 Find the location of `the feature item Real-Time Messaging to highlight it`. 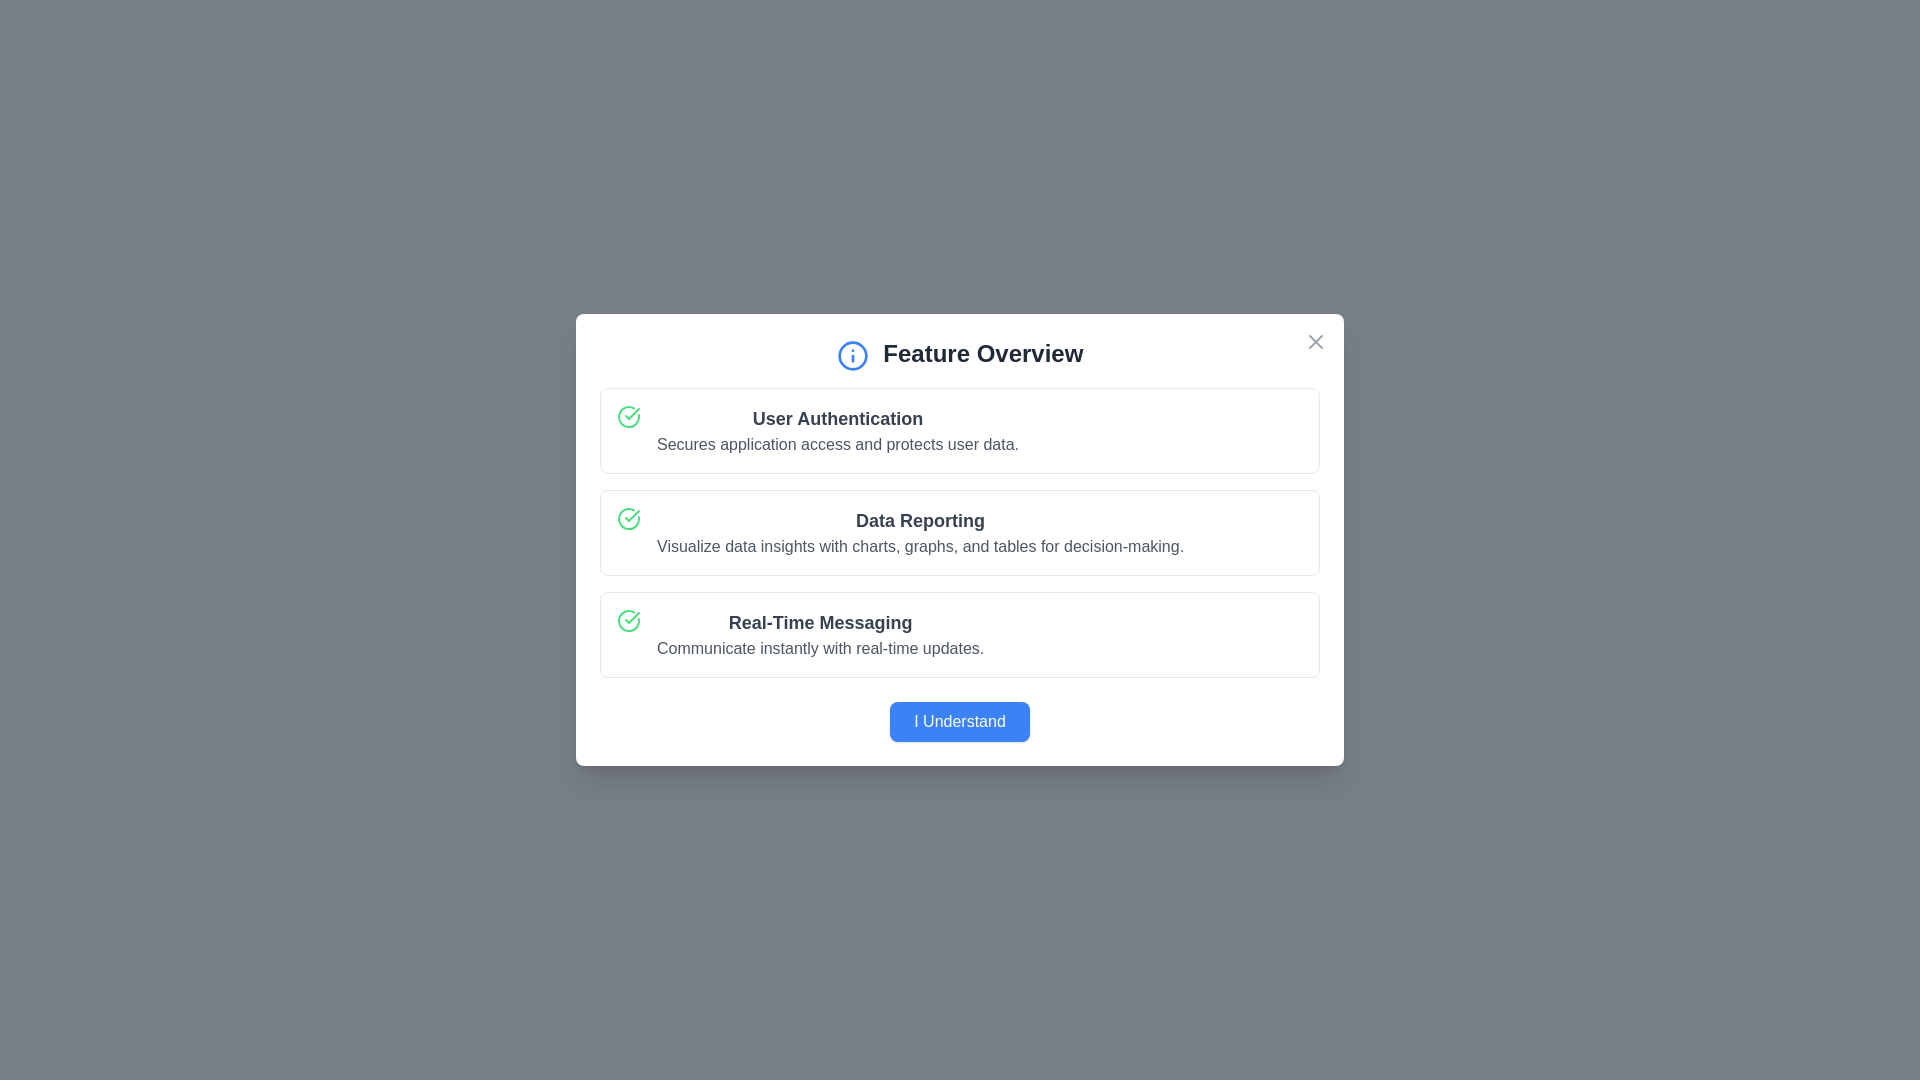

the feature item Real-Time Messaging to highlight it is located at coordinates (960, 633).